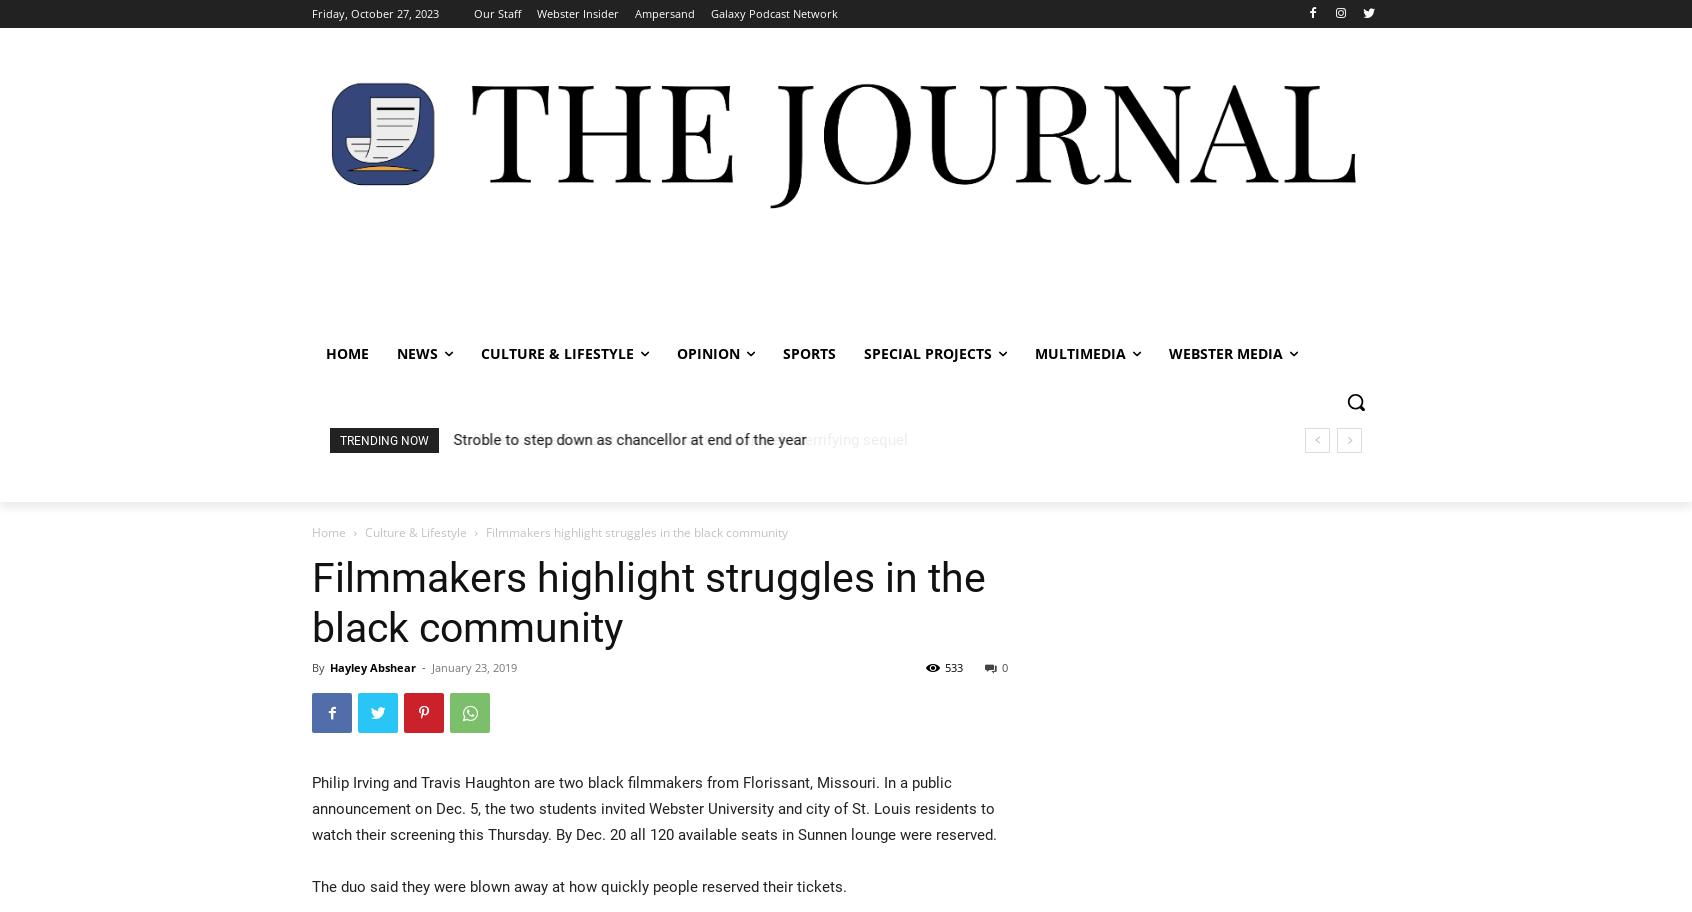 The image size is (1692, 912). I want to click on 'Sports', so click(809, 352).